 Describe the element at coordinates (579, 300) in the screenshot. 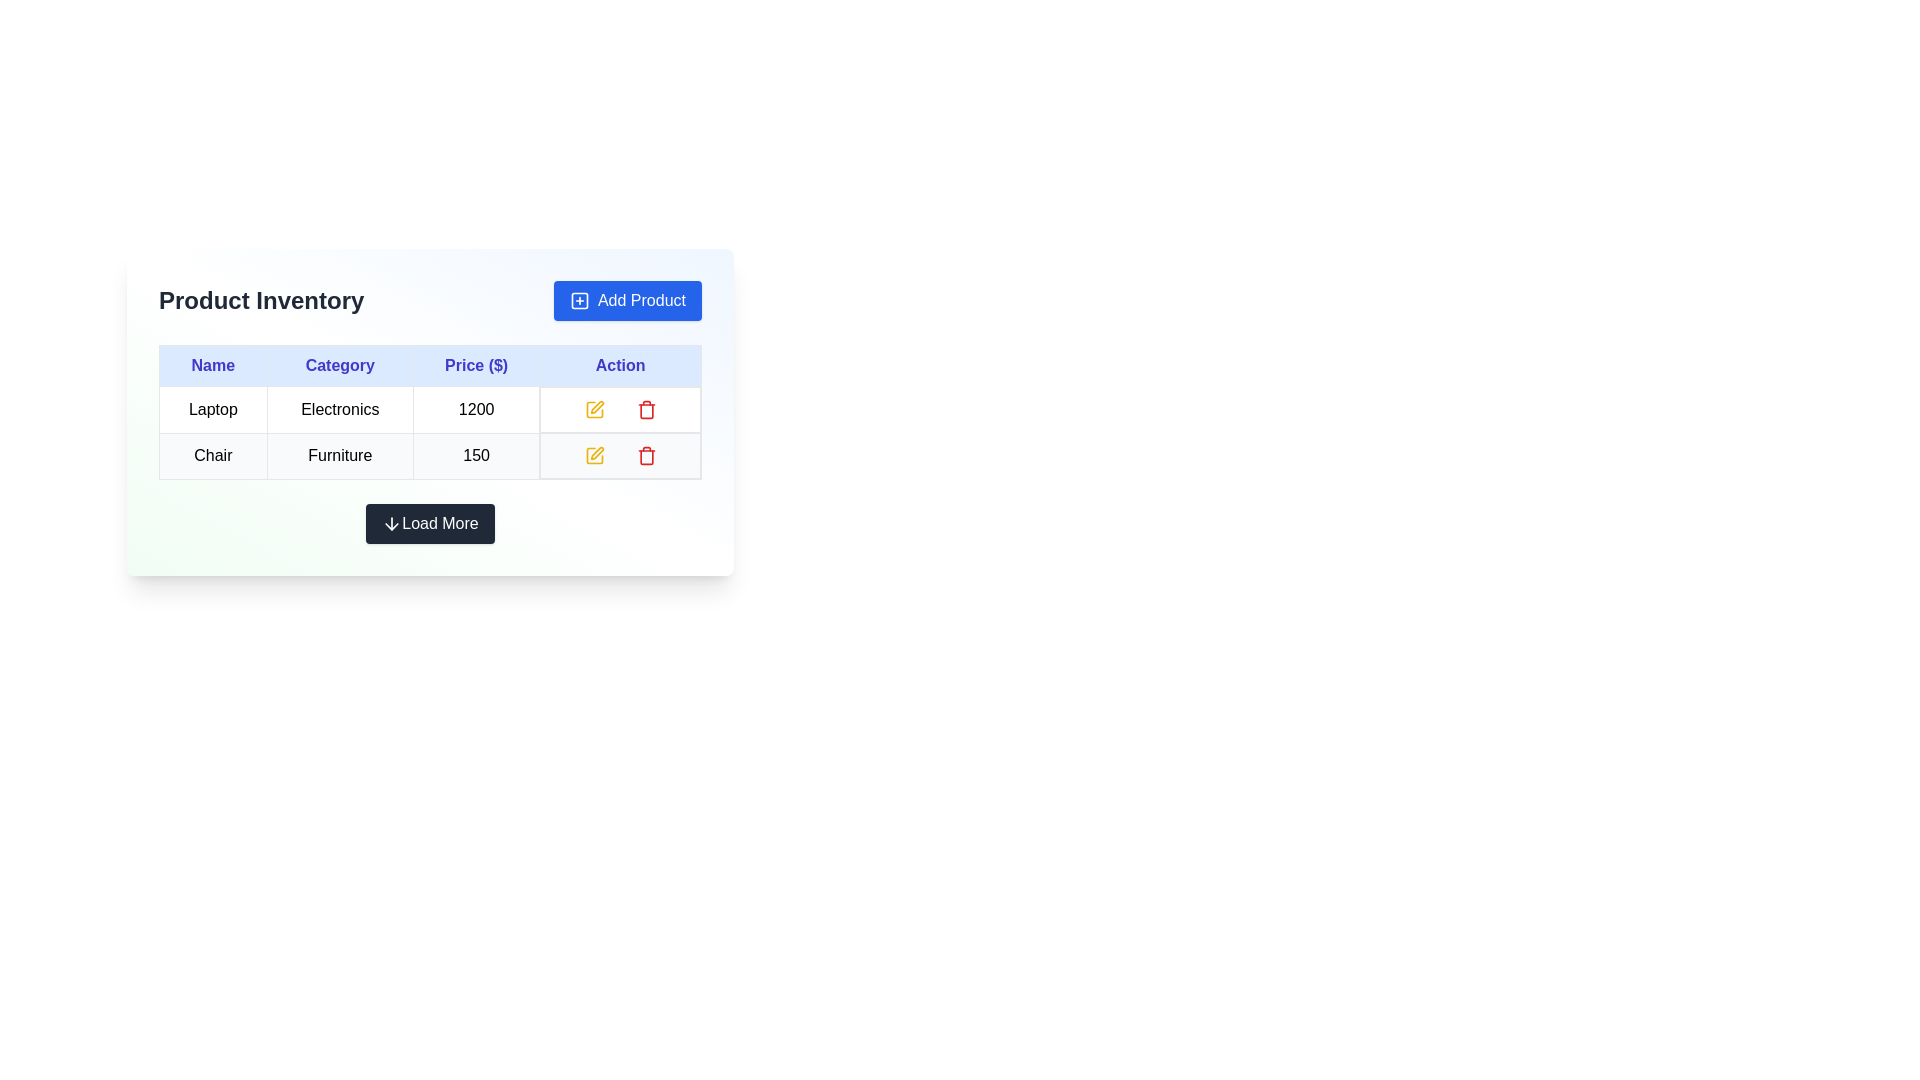

I see `the small blue outlined square icon with a white background and a '+' symbol, located to the left of the 'Add Product' text inside a blue button in the top-right corner of the interface` at that location.